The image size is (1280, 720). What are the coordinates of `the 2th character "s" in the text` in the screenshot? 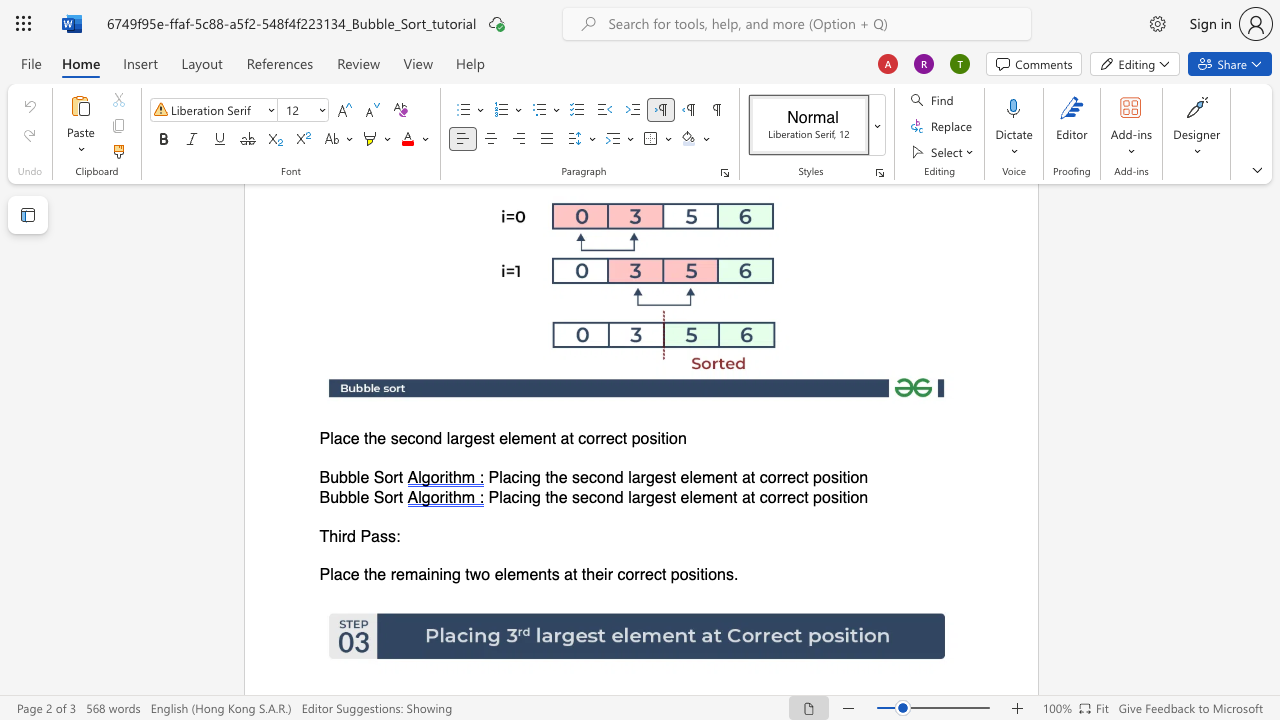 It's located at (667, 496).